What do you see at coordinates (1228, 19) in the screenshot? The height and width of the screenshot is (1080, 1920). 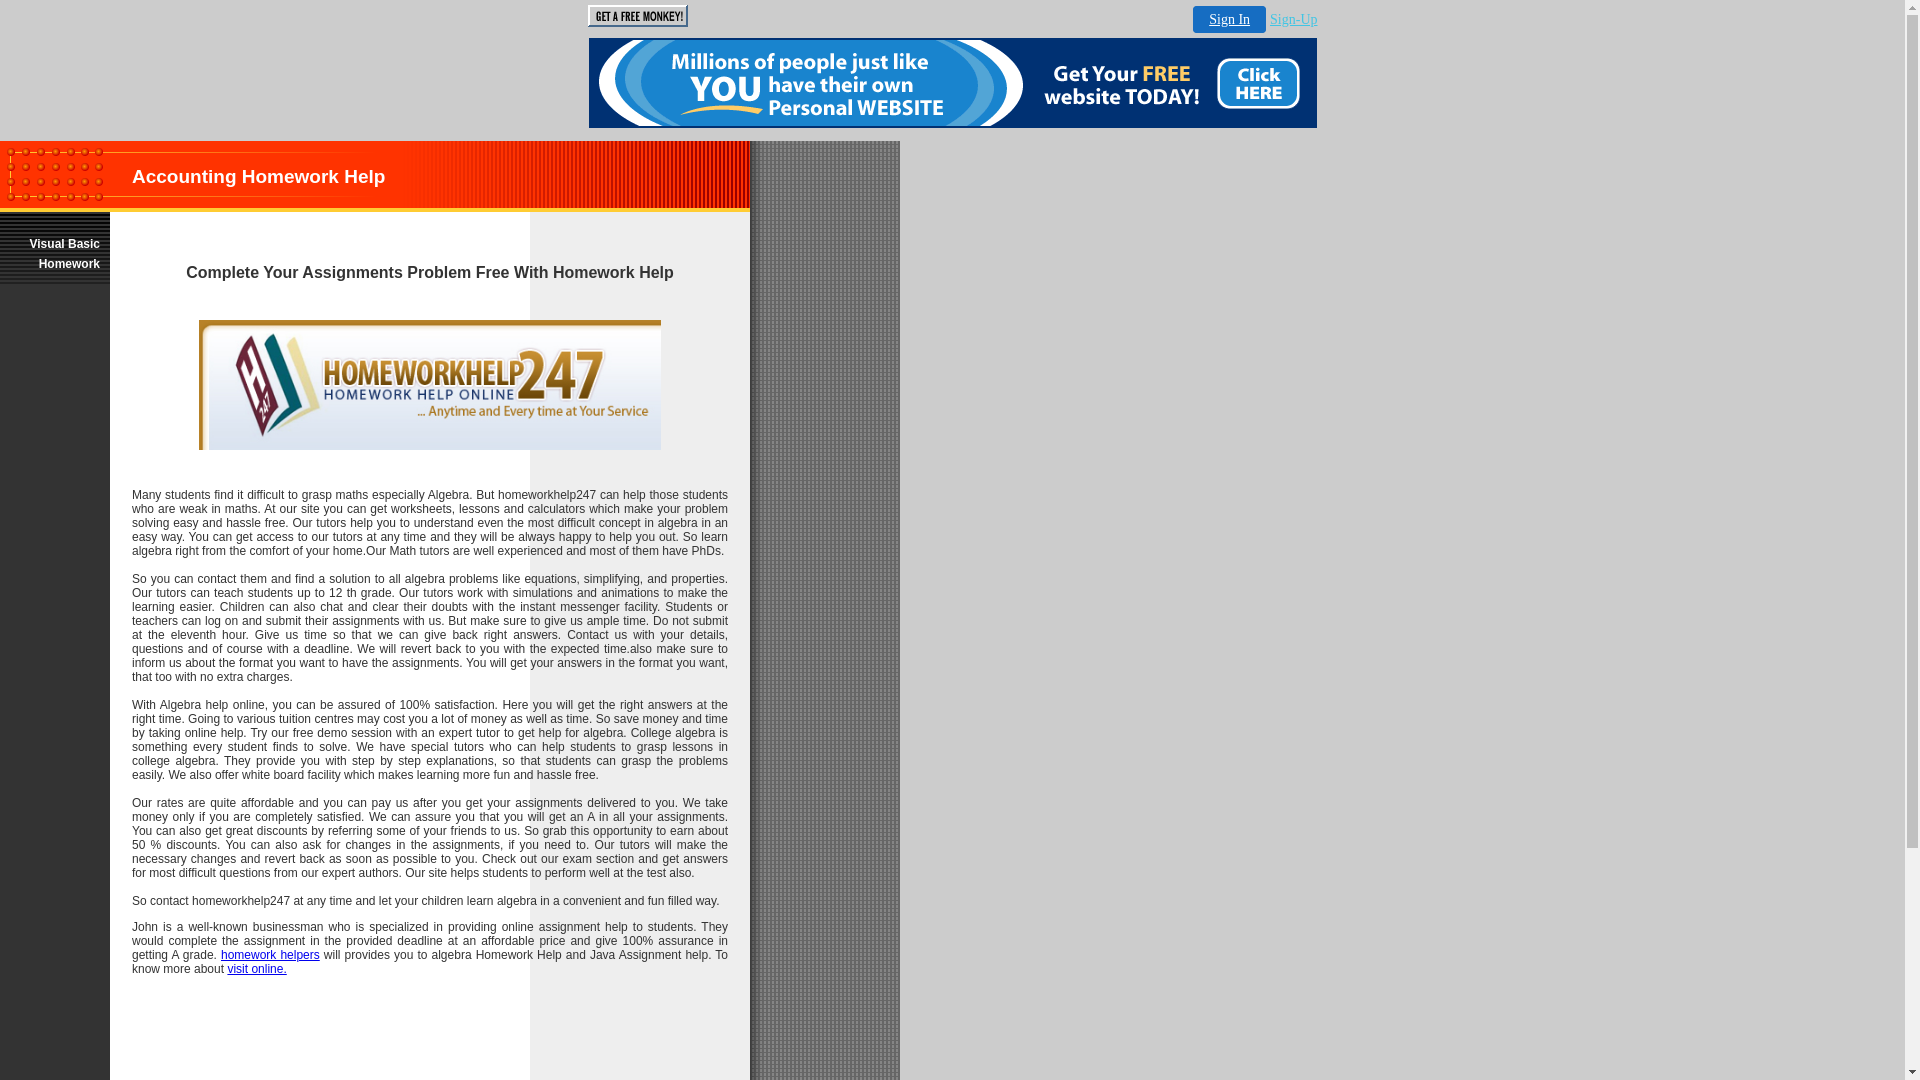 I see `'Sign In'` at bounding box center [1228, 19].